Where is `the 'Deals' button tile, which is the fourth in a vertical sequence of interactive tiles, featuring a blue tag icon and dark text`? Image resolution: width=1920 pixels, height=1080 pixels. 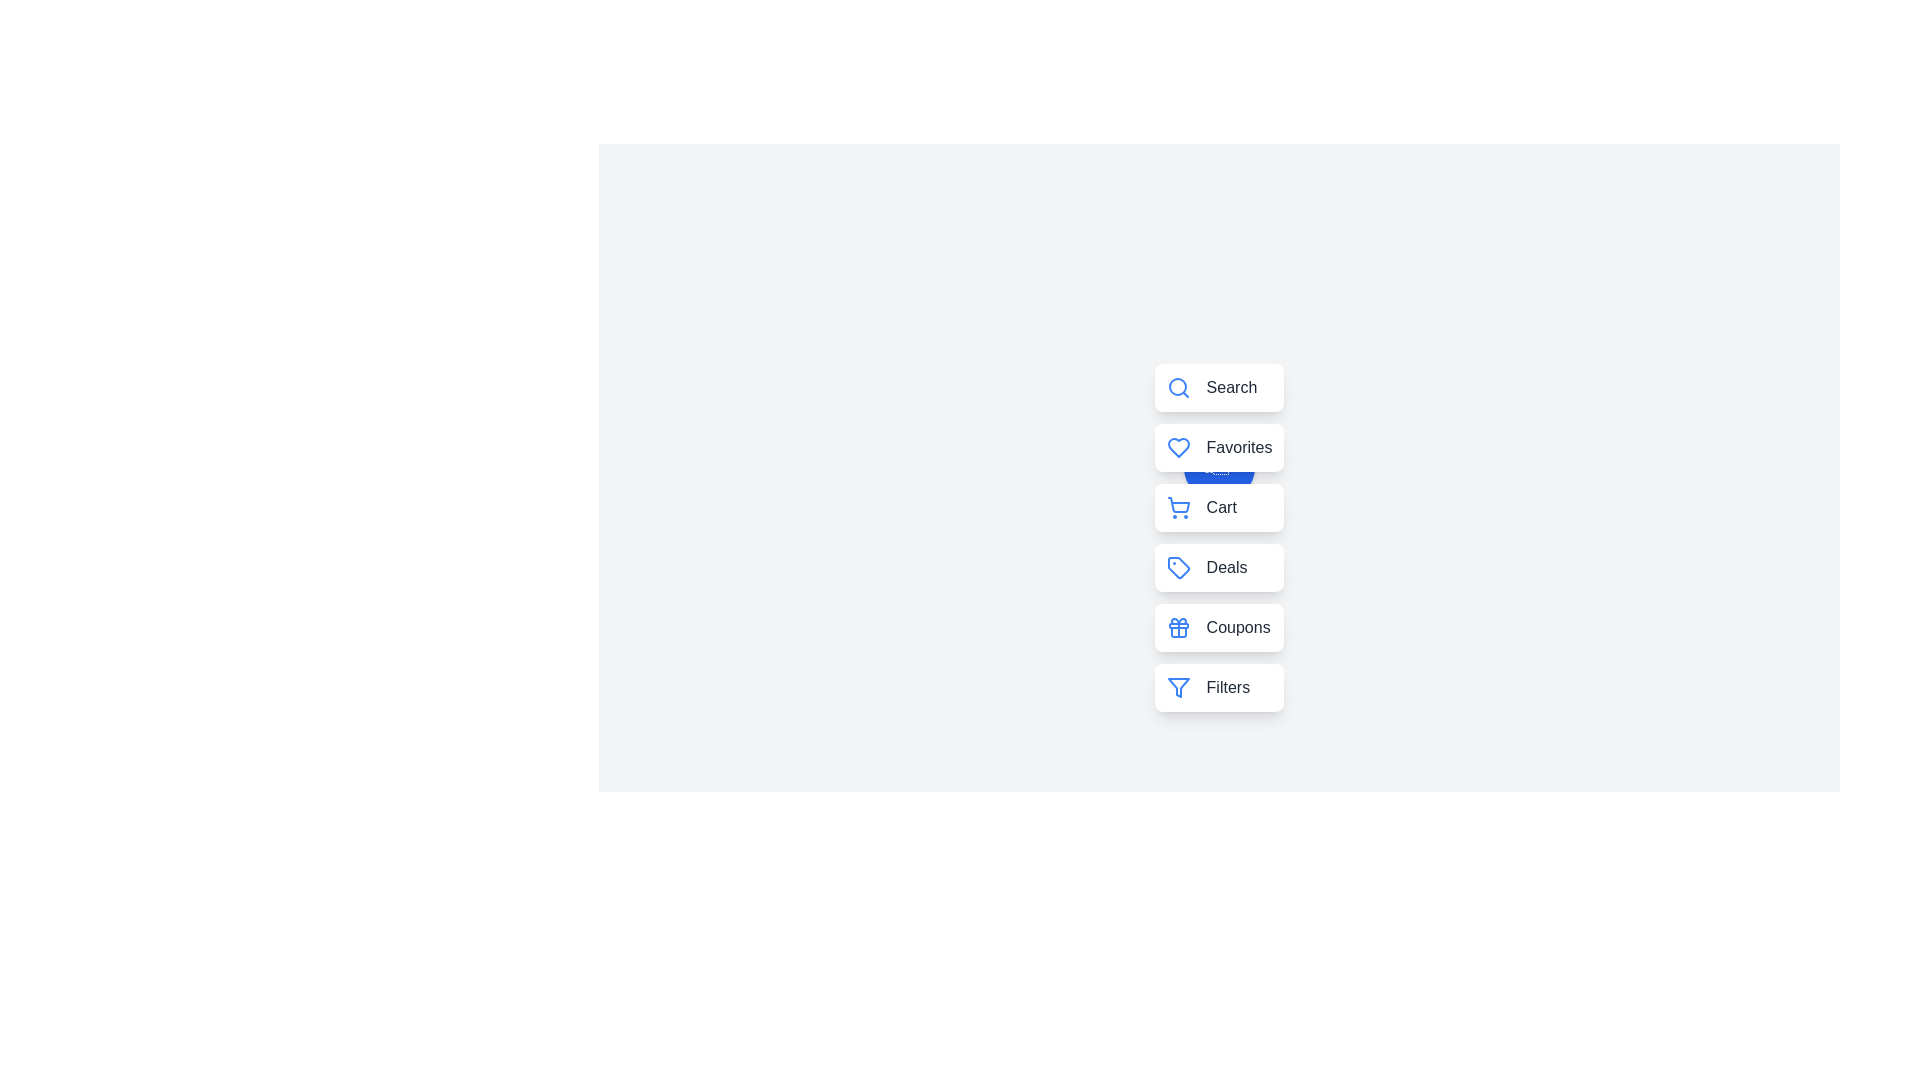
the 'Deals' button tile, which is the fourth in a vertical sequence of interactive tiles, featuring a blue tag icon and dark text is located at coordinates (1218, 567).